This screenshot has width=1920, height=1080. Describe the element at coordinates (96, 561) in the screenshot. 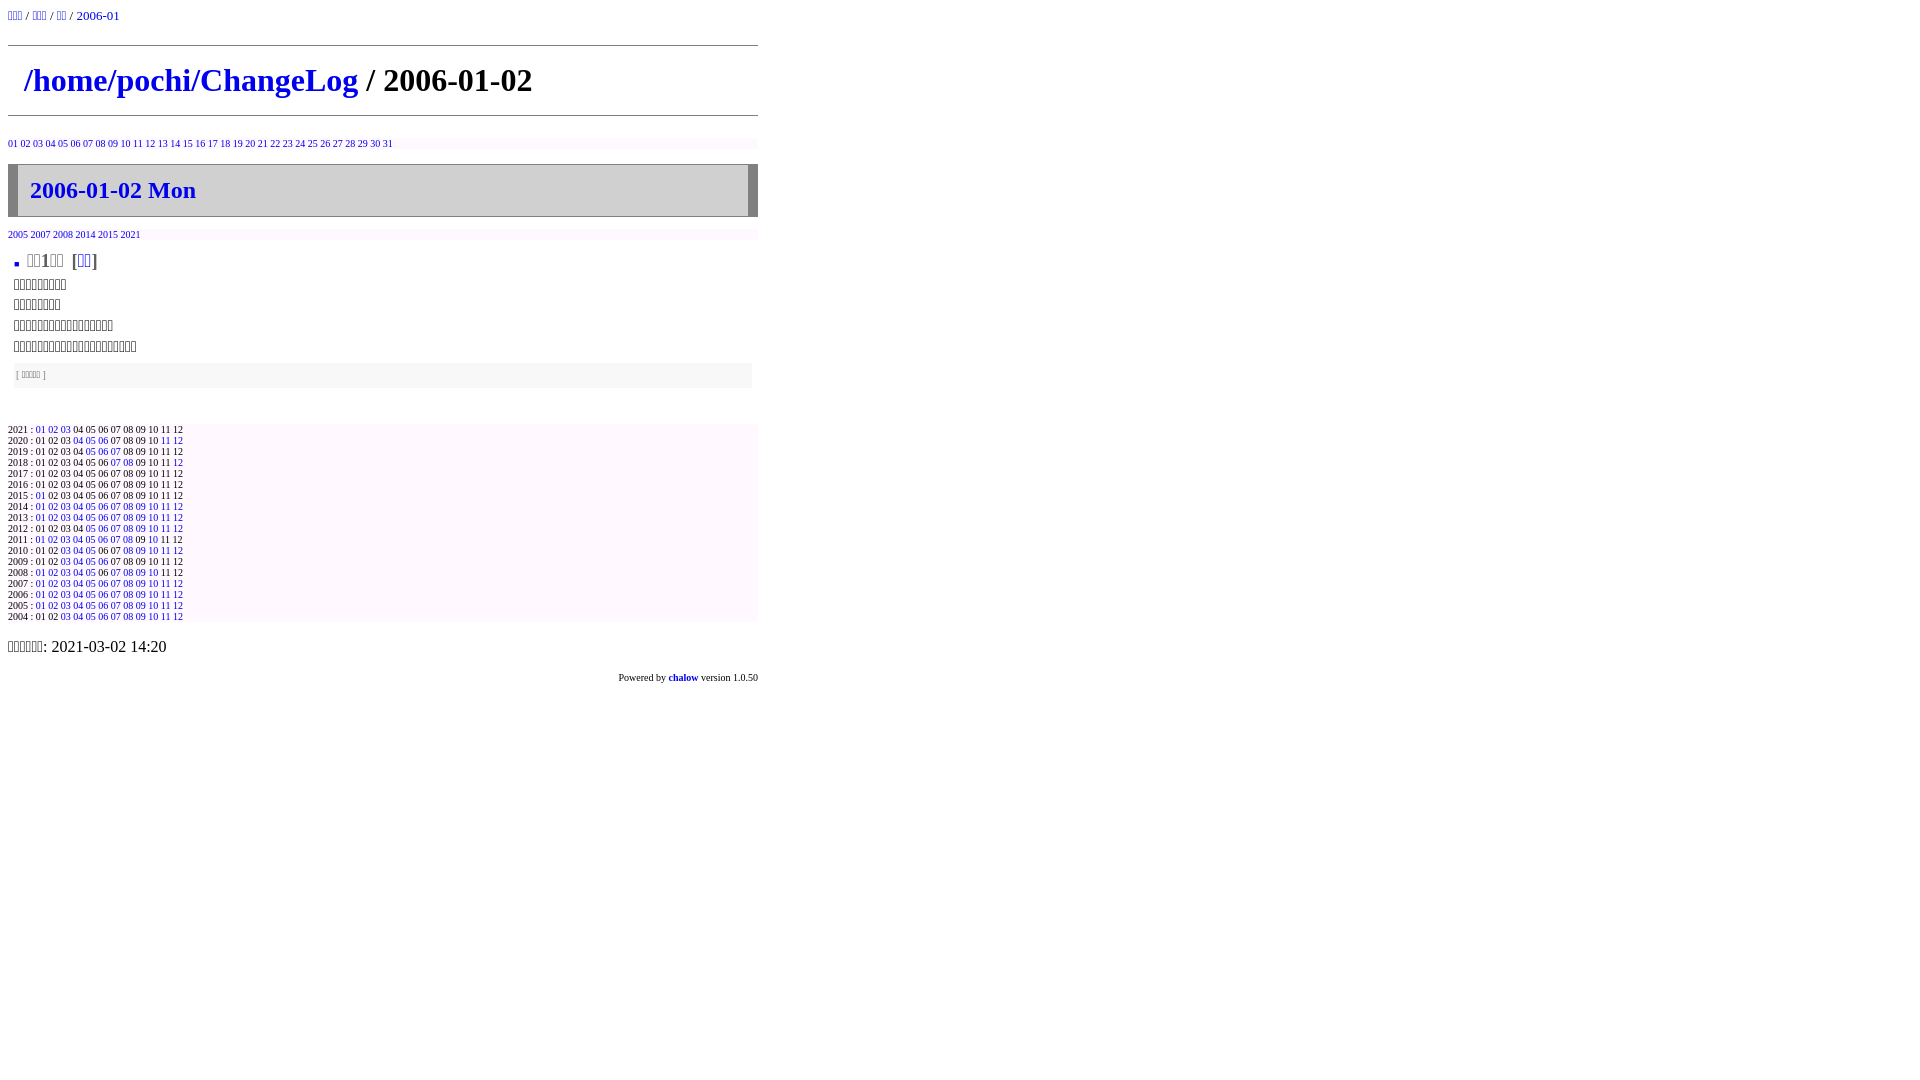

I see `'06'` at that location.